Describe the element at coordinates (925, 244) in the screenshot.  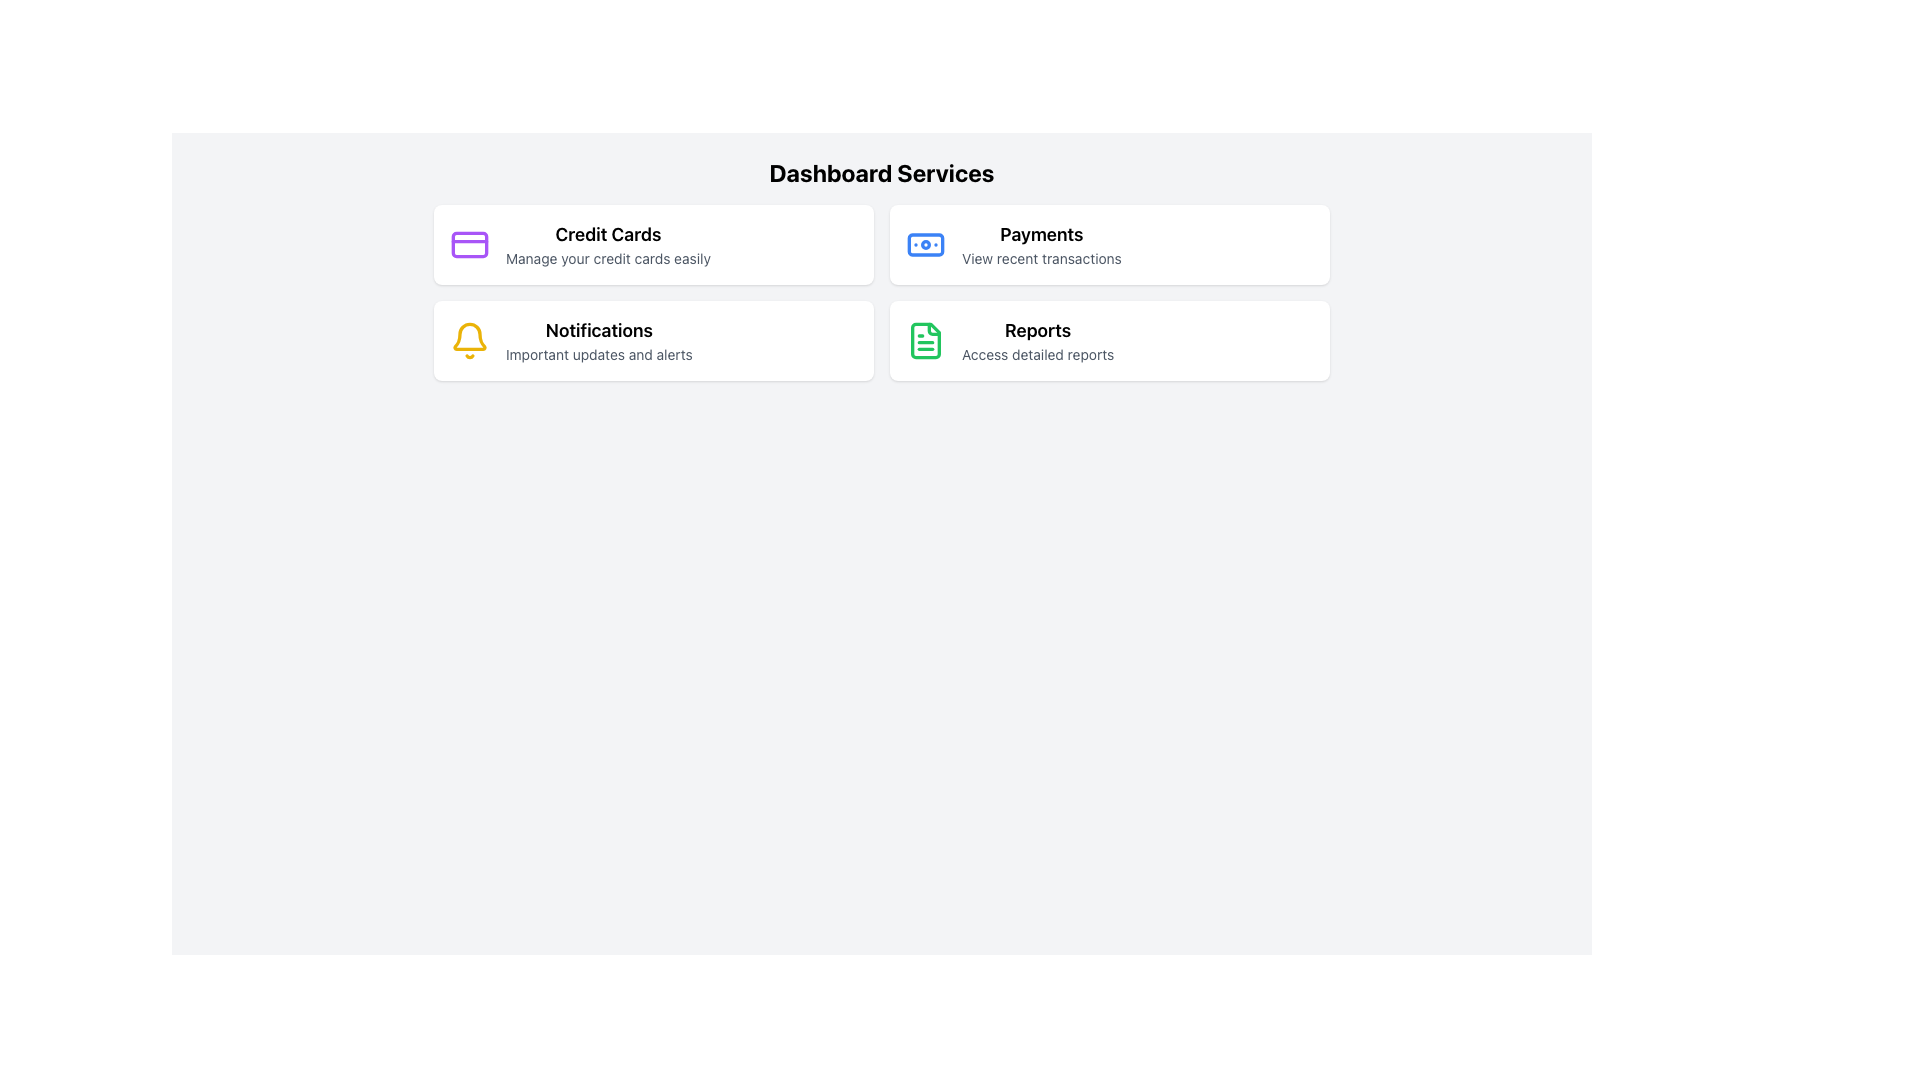
I see `the 'Payments' icon located in the upper right quadrant, above the text 'Payments' and 'View recent transactions'` at that location.